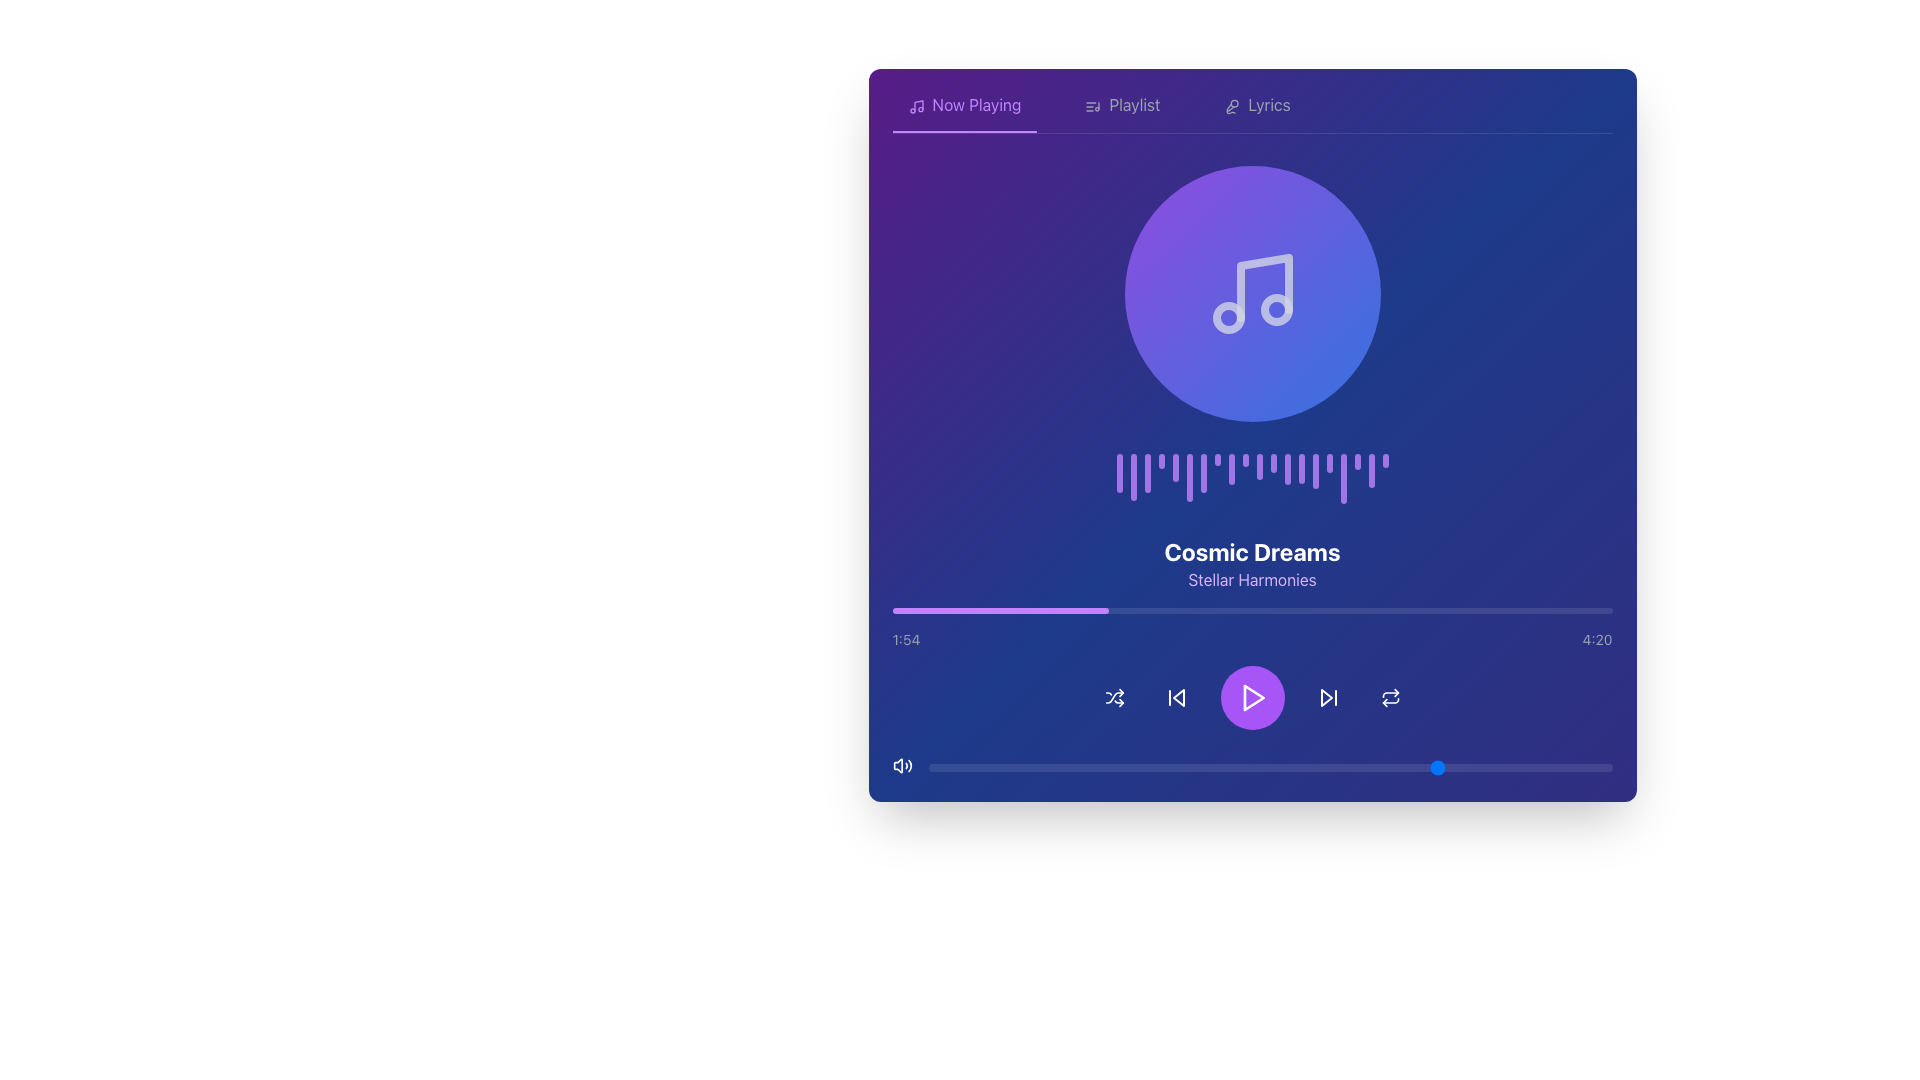  What do you see at coordinates (1175, 467) in the screenshot?
I see `the fifth vertical bar in the group of waveform visual indicators, located just below the circular music icon` at bounding box center [1175, 467].